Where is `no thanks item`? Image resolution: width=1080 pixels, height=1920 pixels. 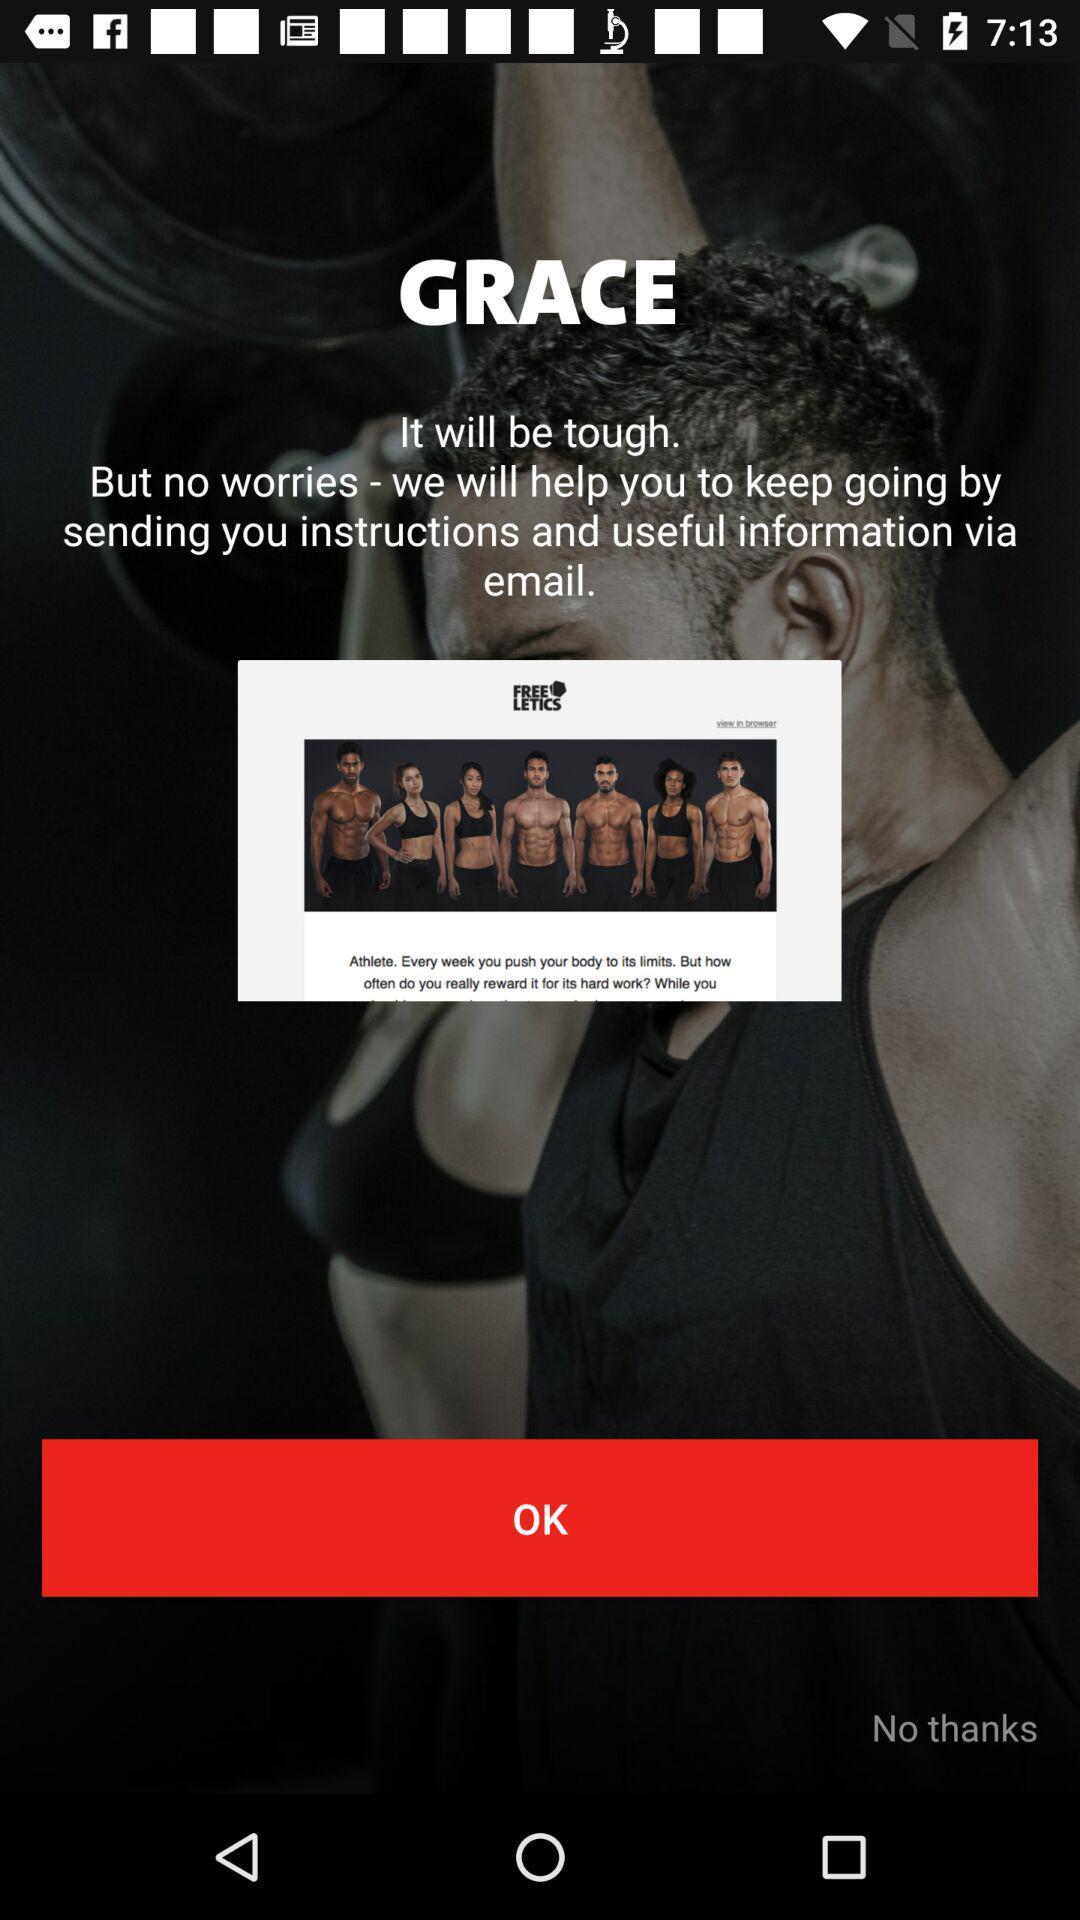 no thanks item is located at coordinates (953, 1726).